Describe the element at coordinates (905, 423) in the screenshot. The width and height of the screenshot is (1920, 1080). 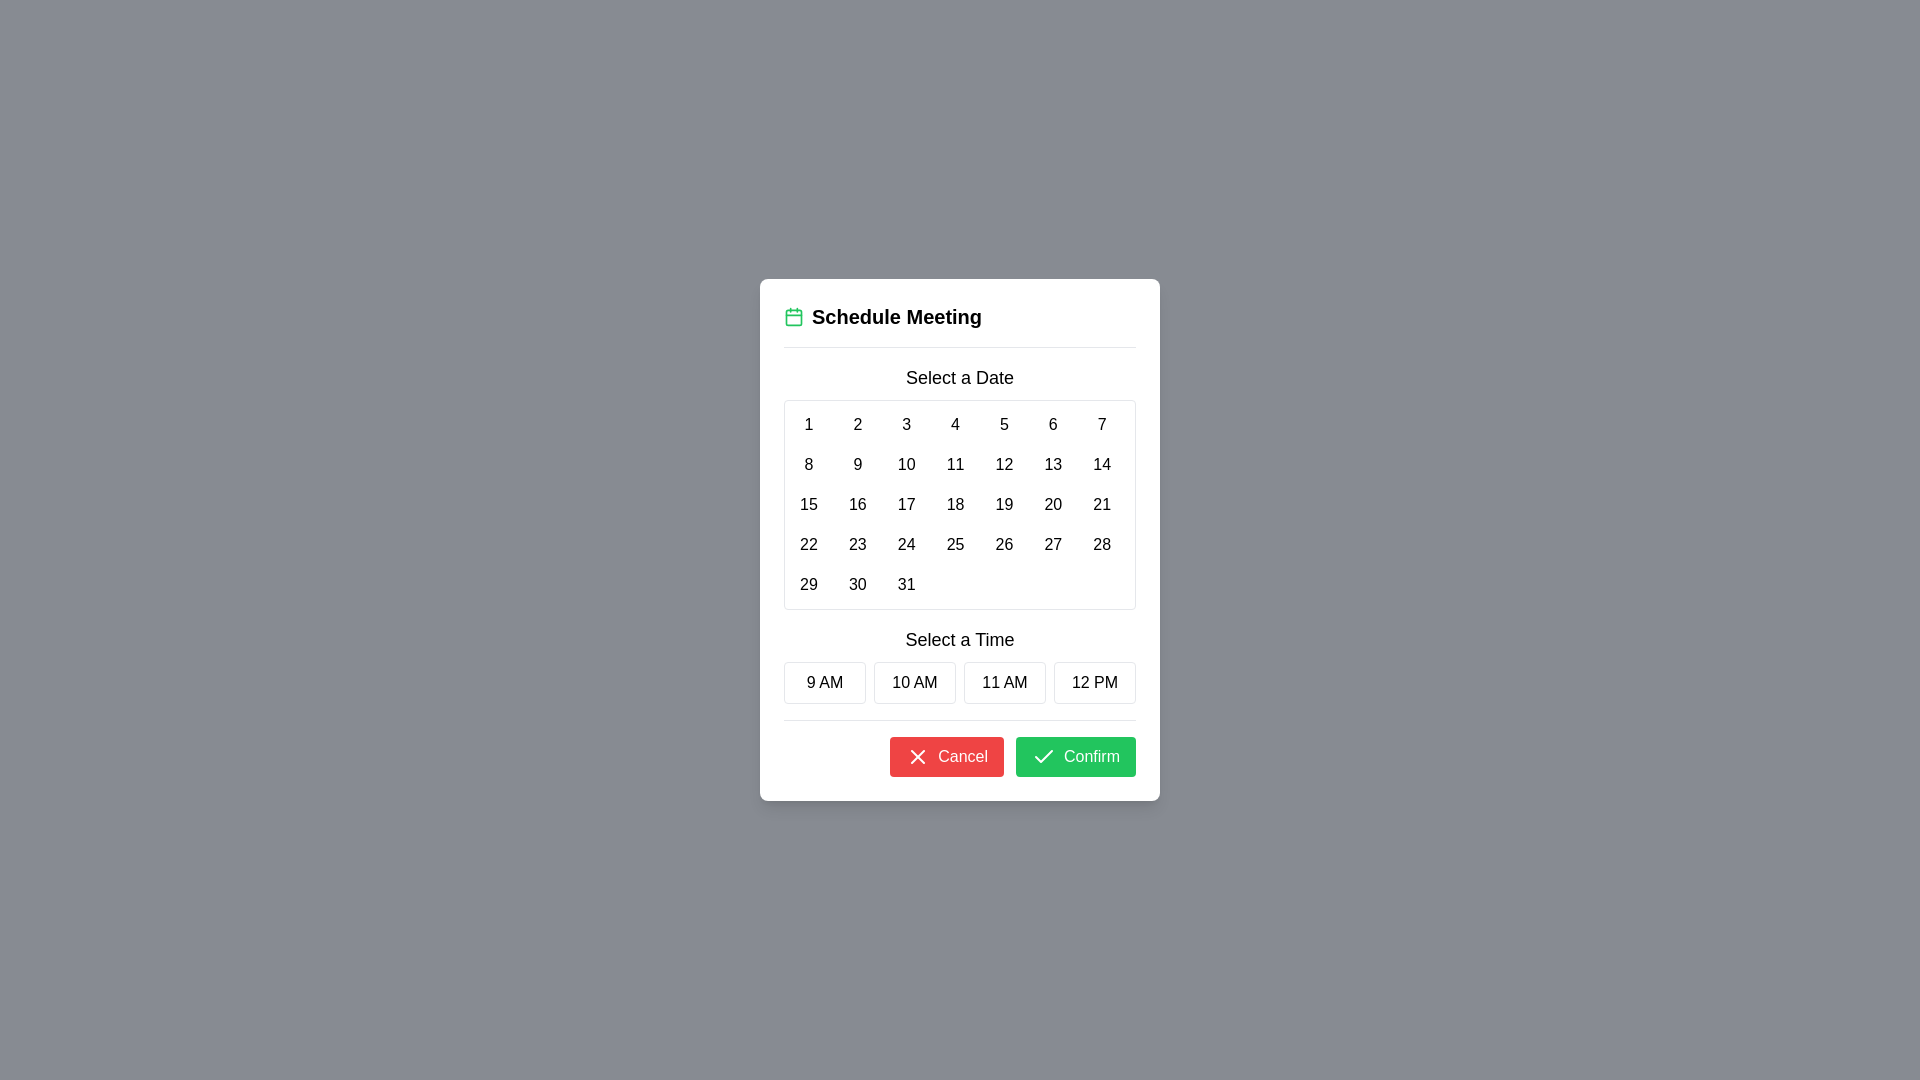
I see `the square button with rounded corners containing the number '3'` at that location.